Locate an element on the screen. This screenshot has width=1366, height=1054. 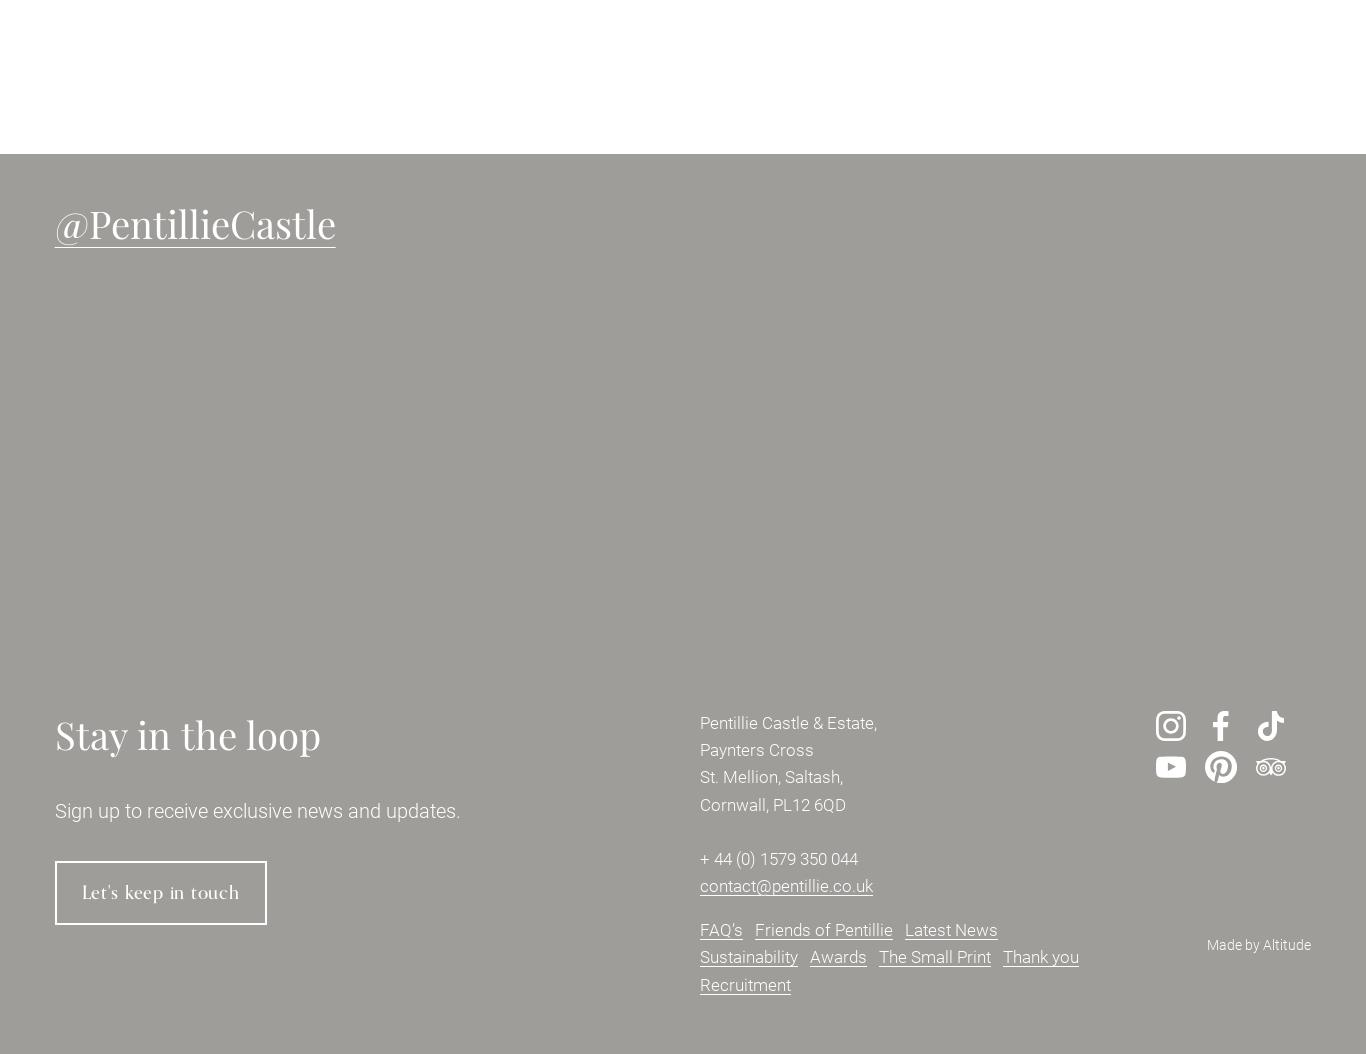
'Awards' is located at coordinates (809, 957).